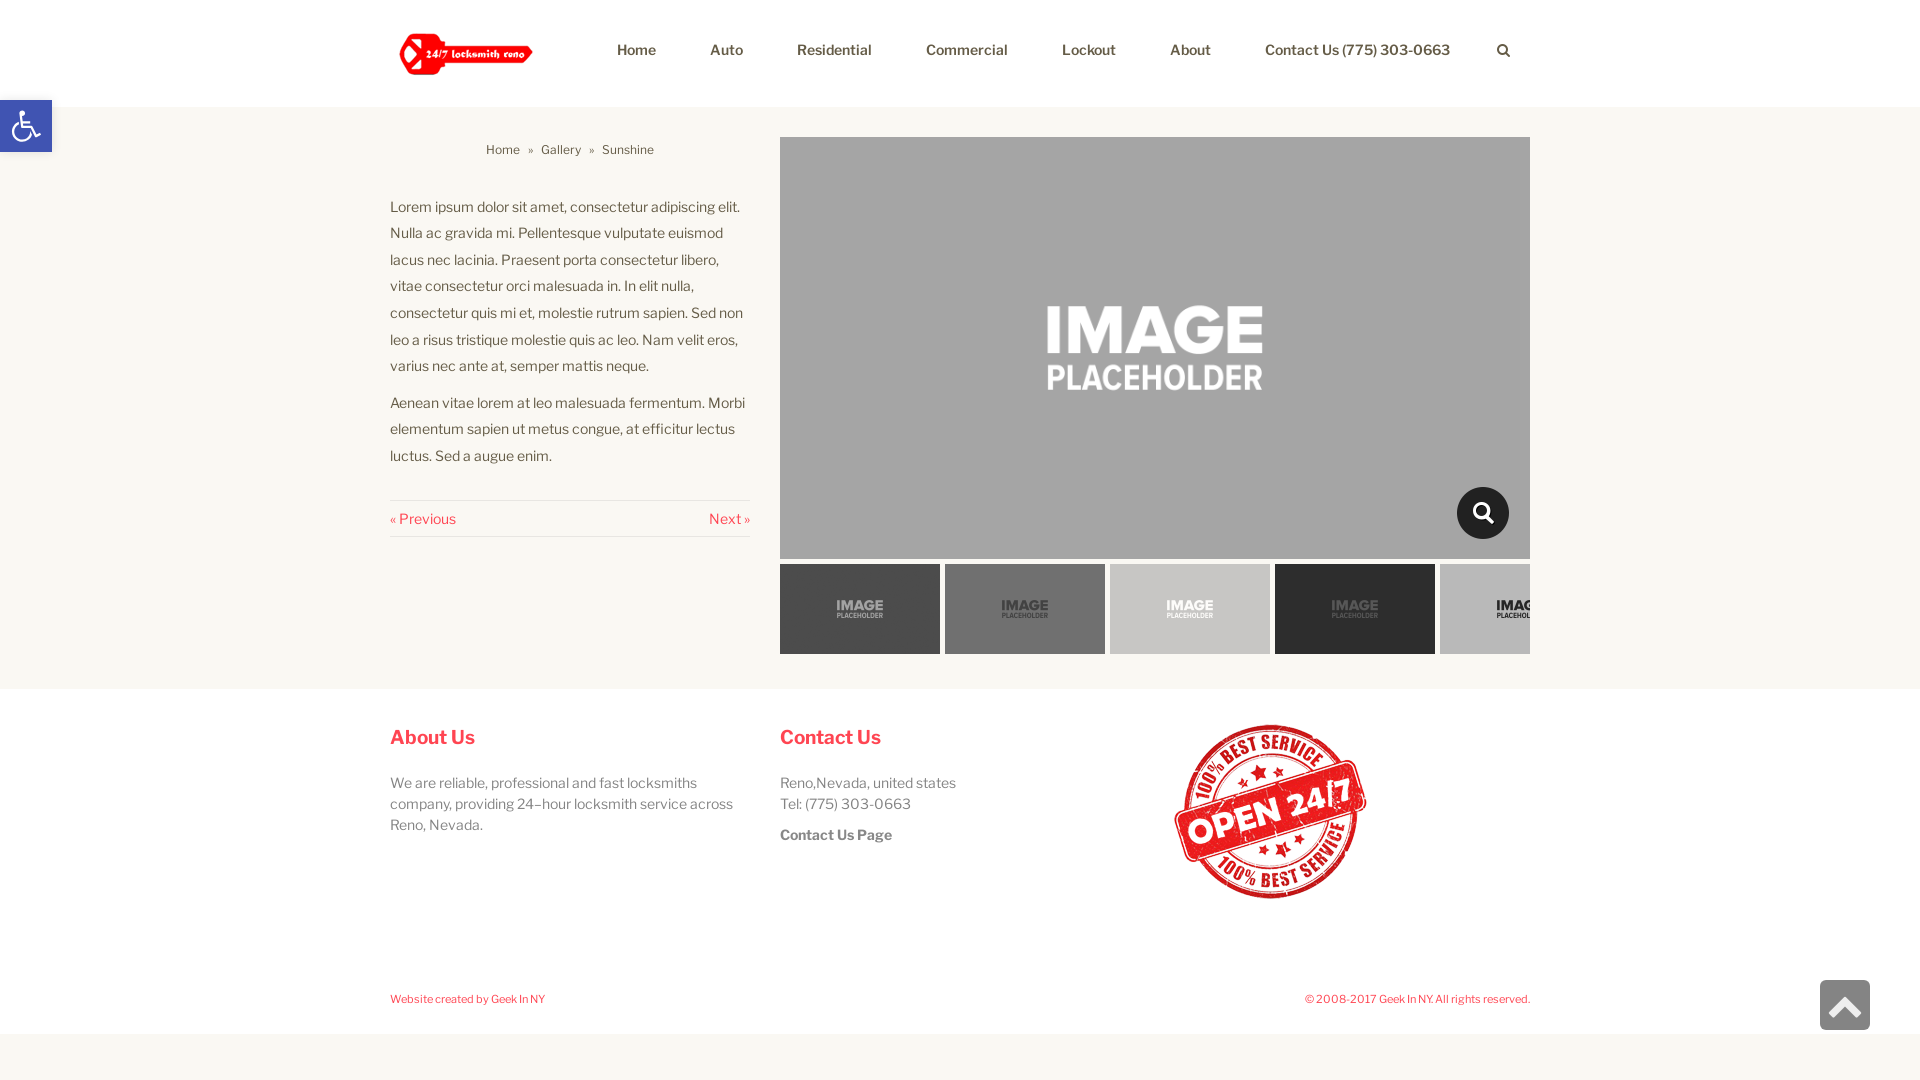 This screenshot has height=1080, width=1920. Describe the element at coordinates (518, 999) in the screenshot. I see `'Geek In NY'` at that location.